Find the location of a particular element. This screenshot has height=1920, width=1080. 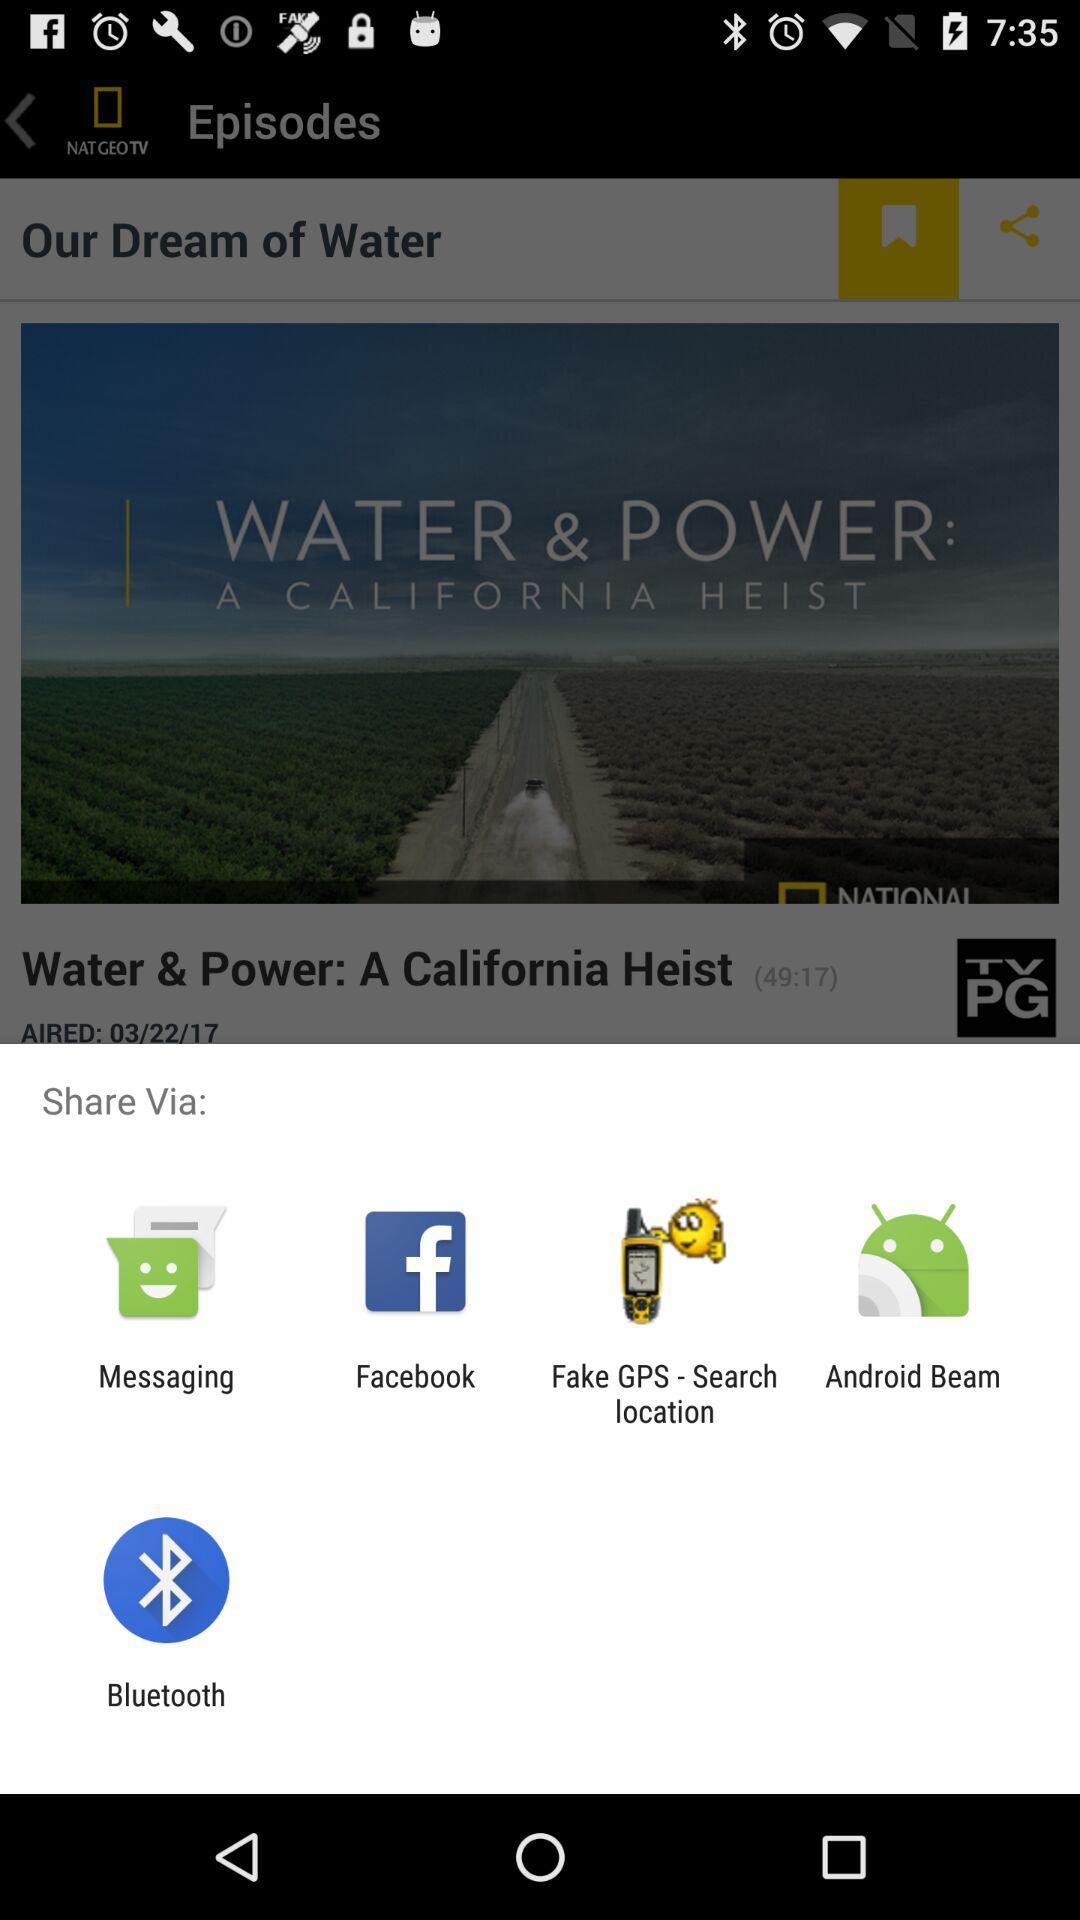

the facebook item is located at coordinates (414, 1392).